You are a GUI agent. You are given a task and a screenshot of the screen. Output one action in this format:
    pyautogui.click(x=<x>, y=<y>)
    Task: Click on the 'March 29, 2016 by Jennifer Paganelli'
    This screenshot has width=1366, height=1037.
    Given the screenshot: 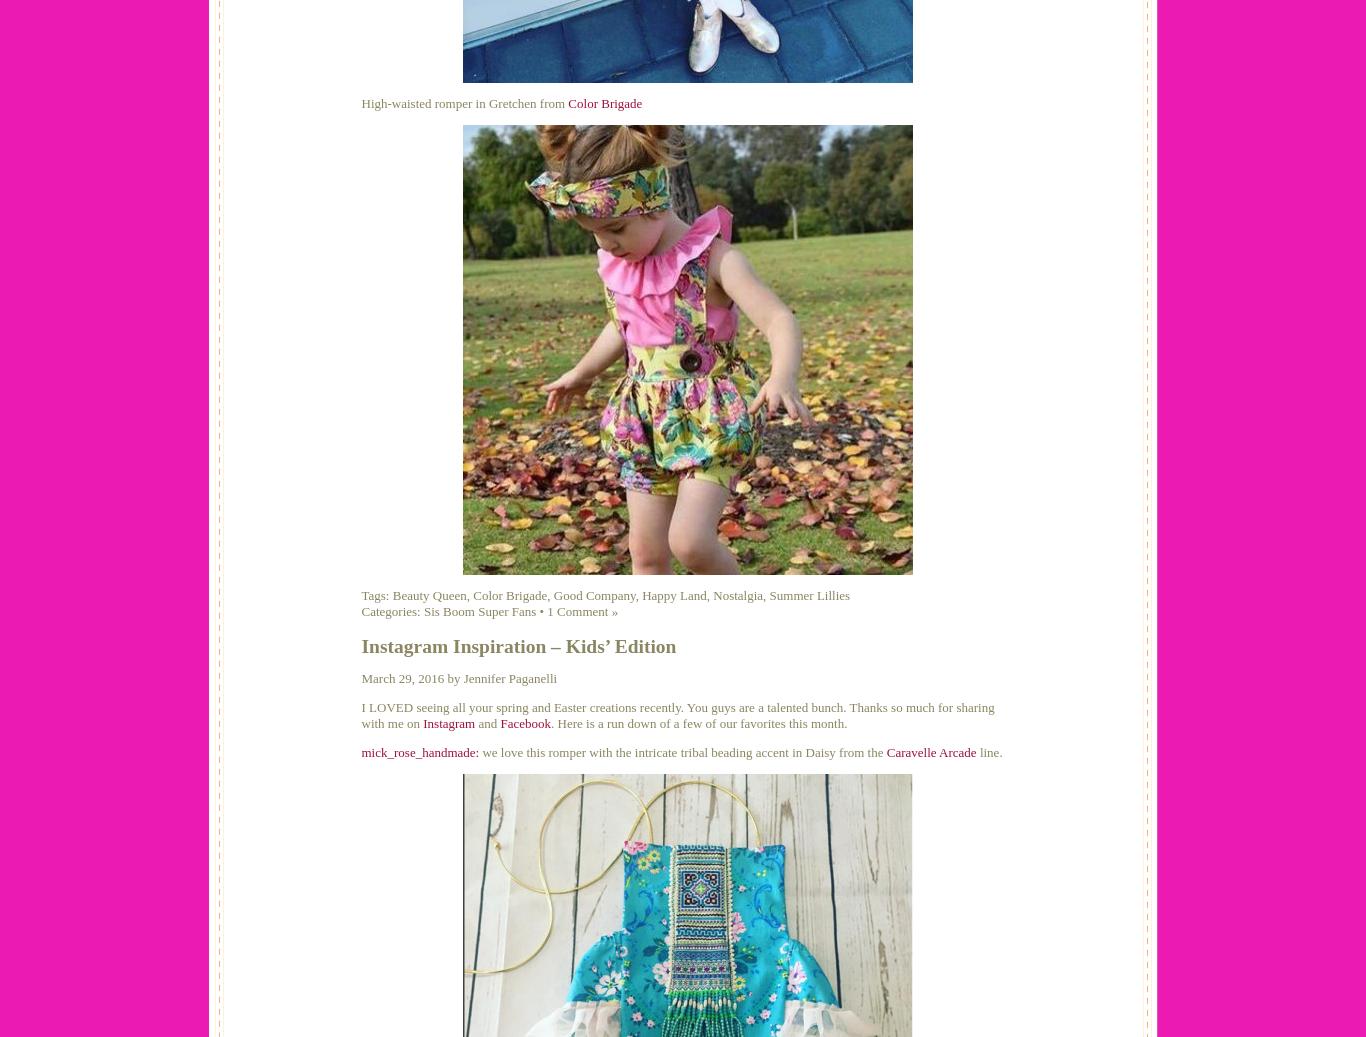 What is the action you would take?
    pyautogui.click(x=458, y=678)
    